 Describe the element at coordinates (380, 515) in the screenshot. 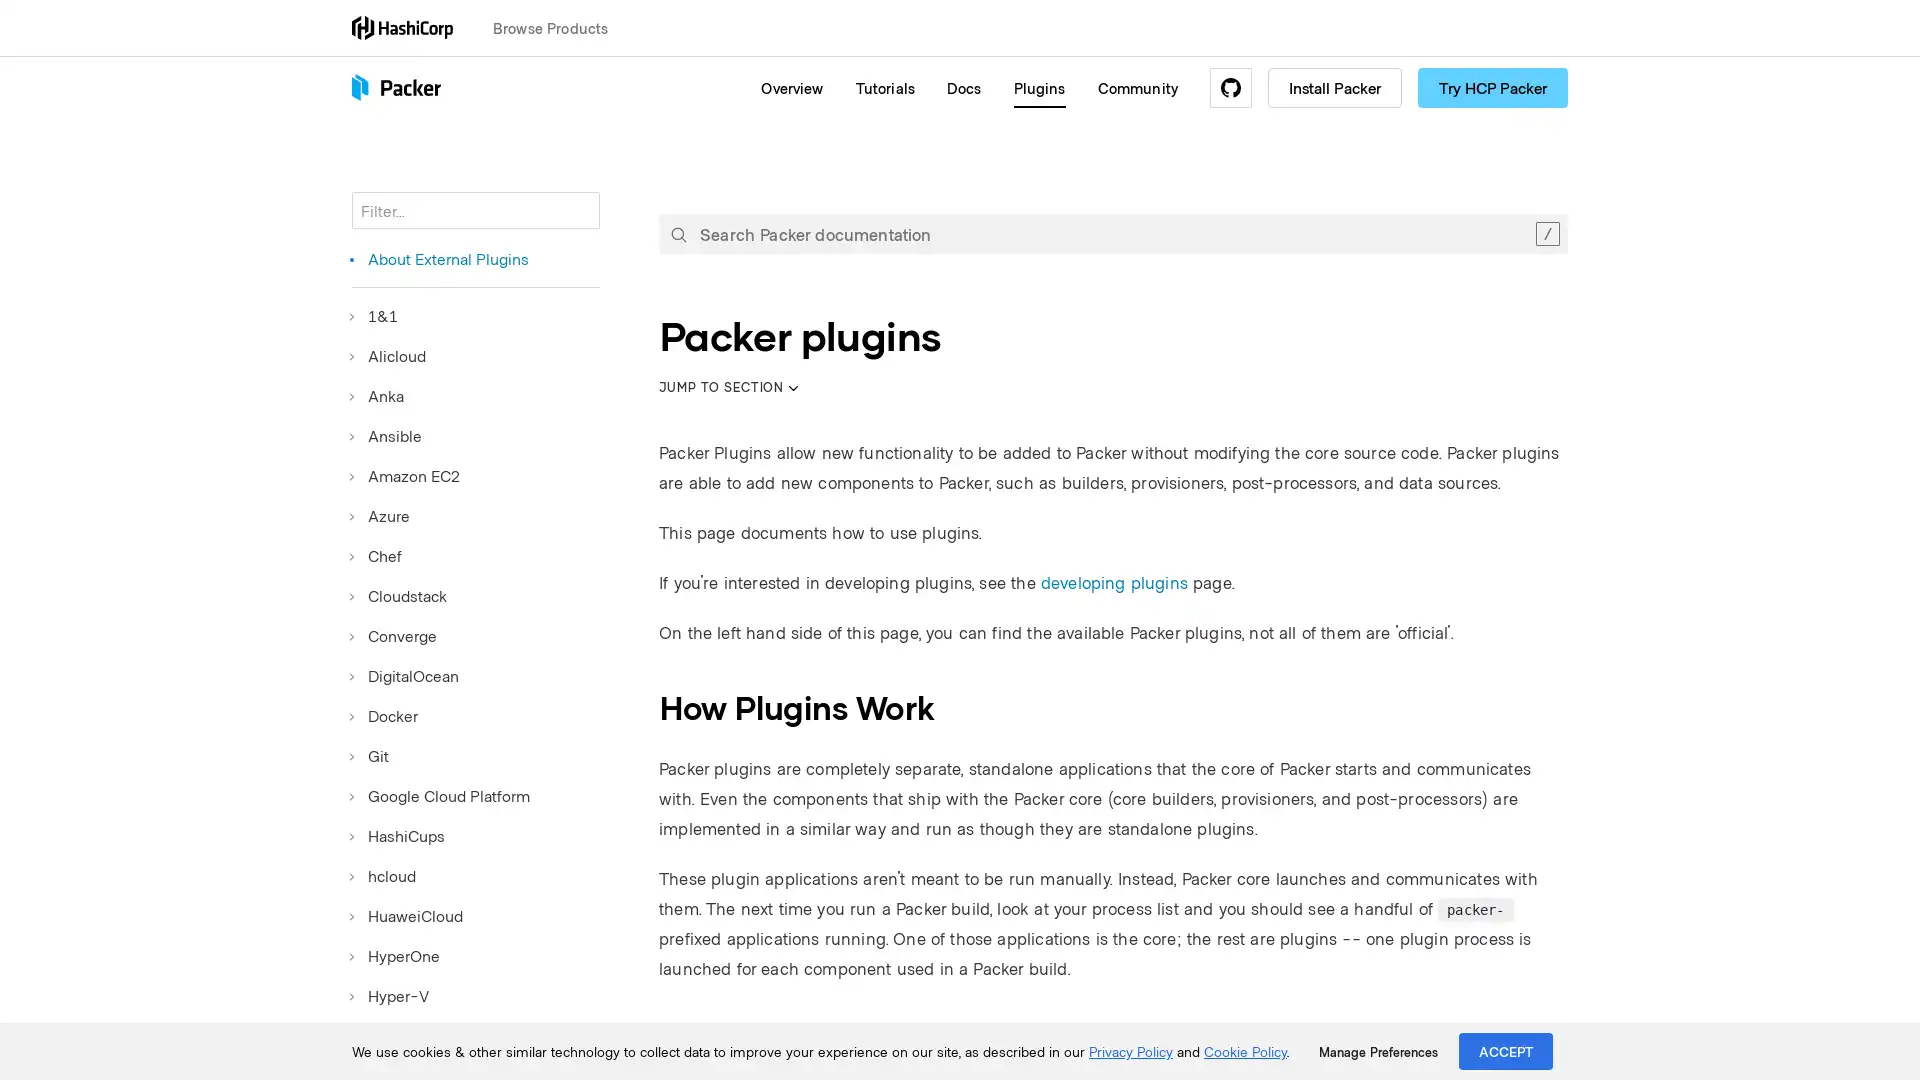

I see `Azure` at that location.